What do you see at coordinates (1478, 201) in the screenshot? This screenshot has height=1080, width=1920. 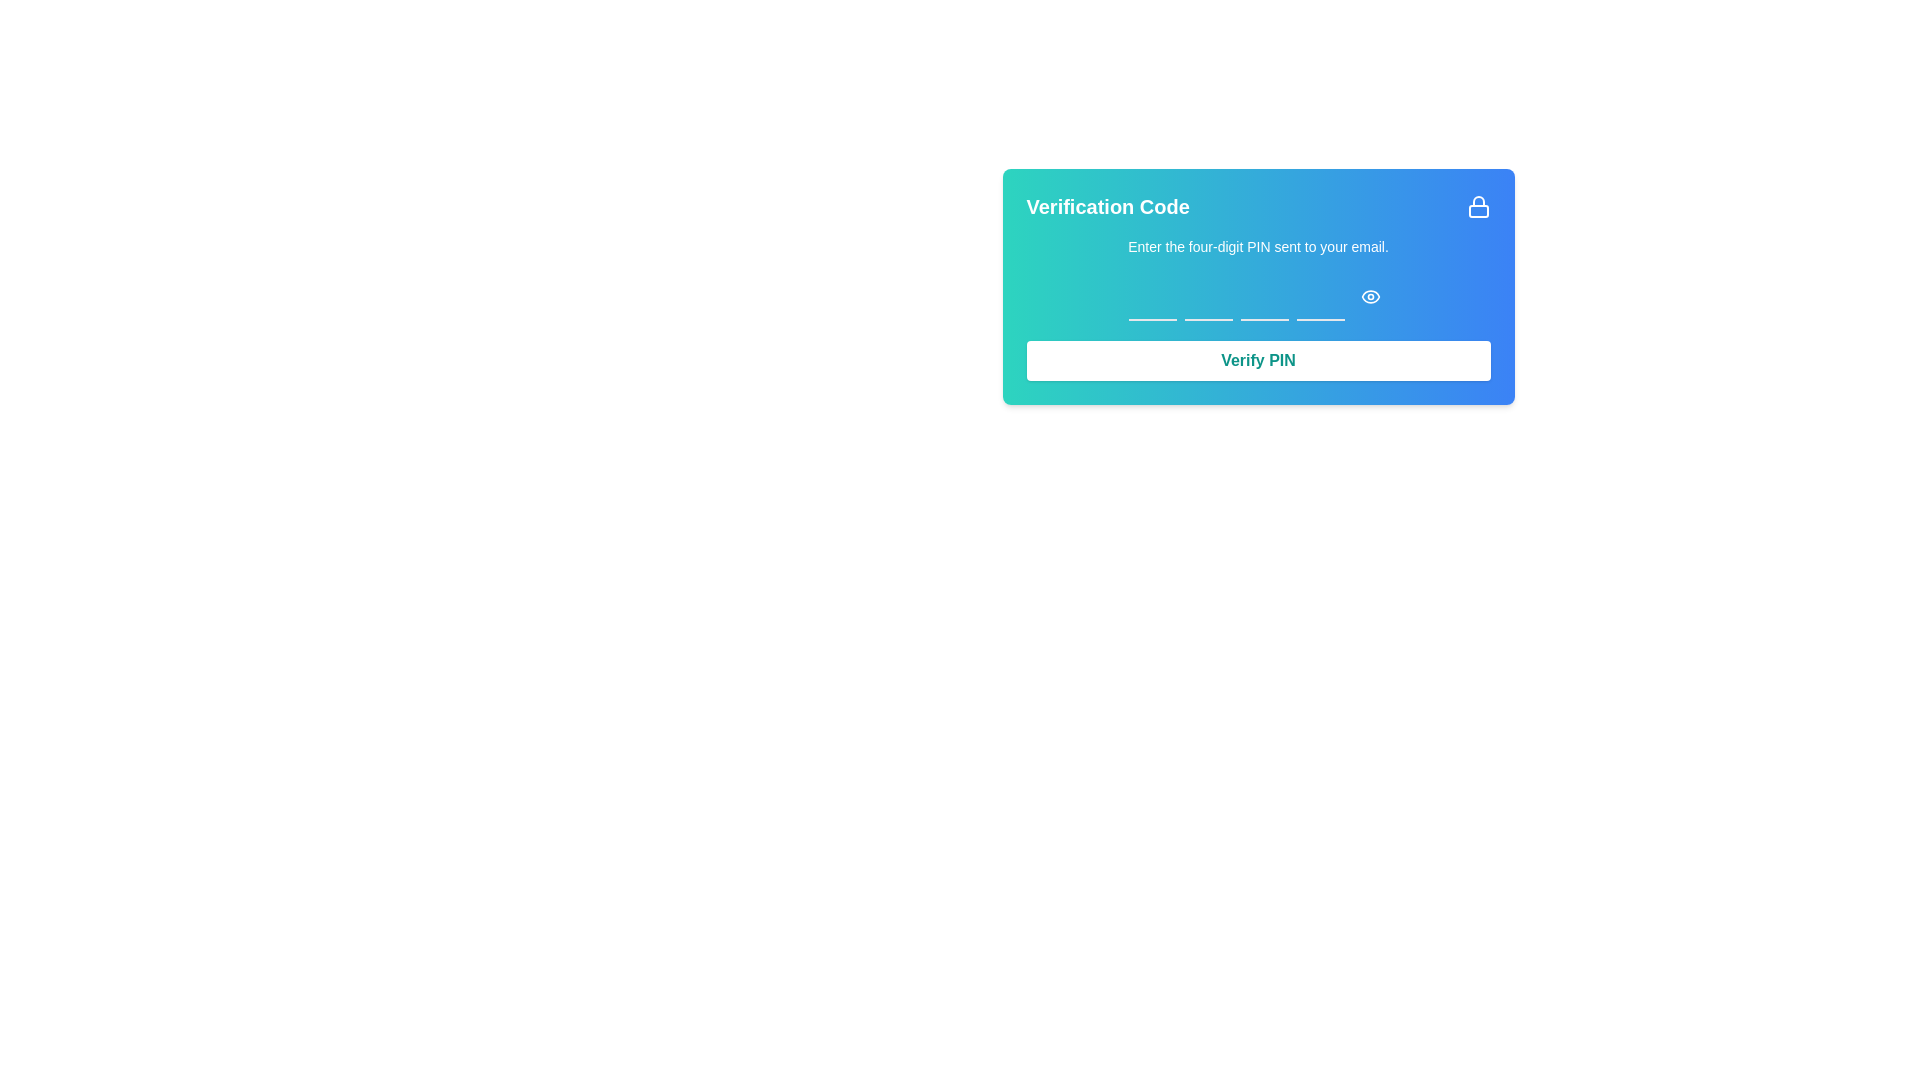 I see `the curved line segment of the padlock icon within the SVG element` at bounding box center [1478, 201].